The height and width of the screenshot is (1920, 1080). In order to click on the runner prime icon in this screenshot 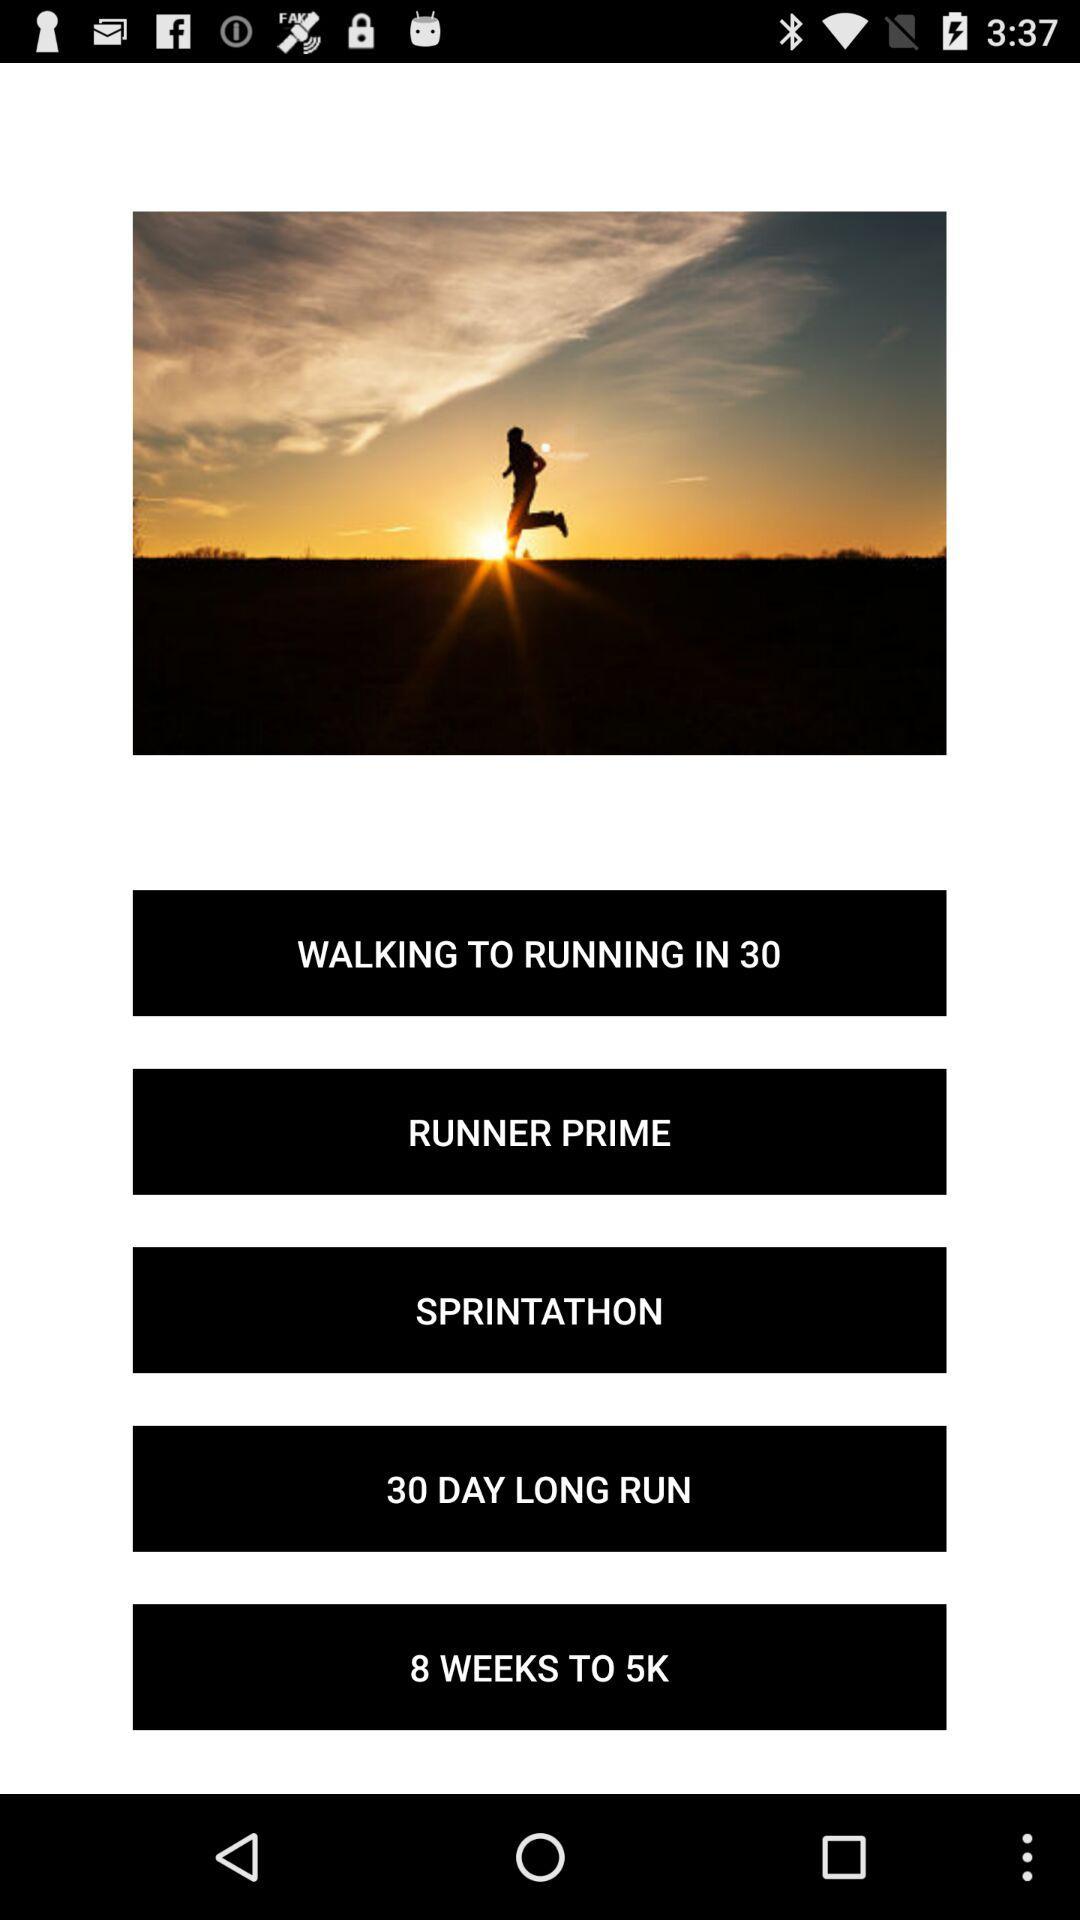, I will do `click(538, 1131)`.